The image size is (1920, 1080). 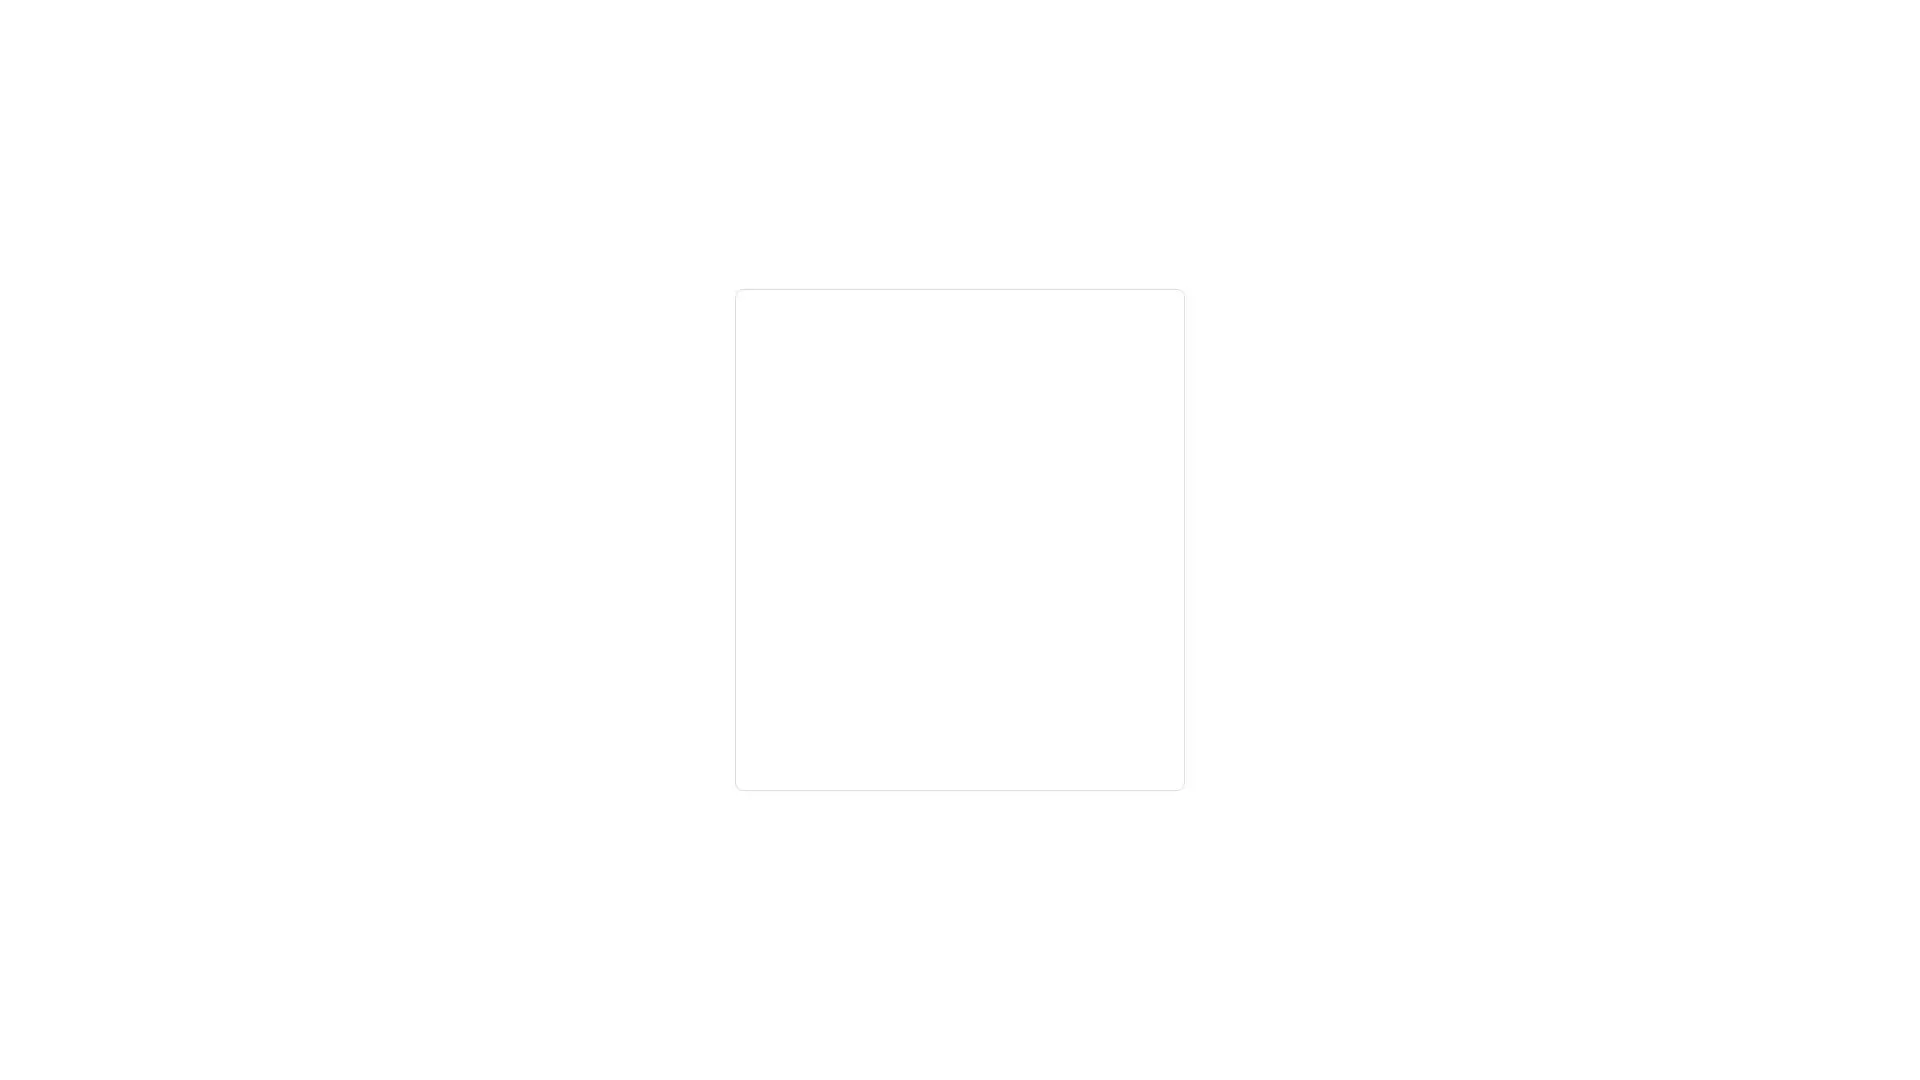 I want to click on Forgot email?, so click(x=821, y=547).